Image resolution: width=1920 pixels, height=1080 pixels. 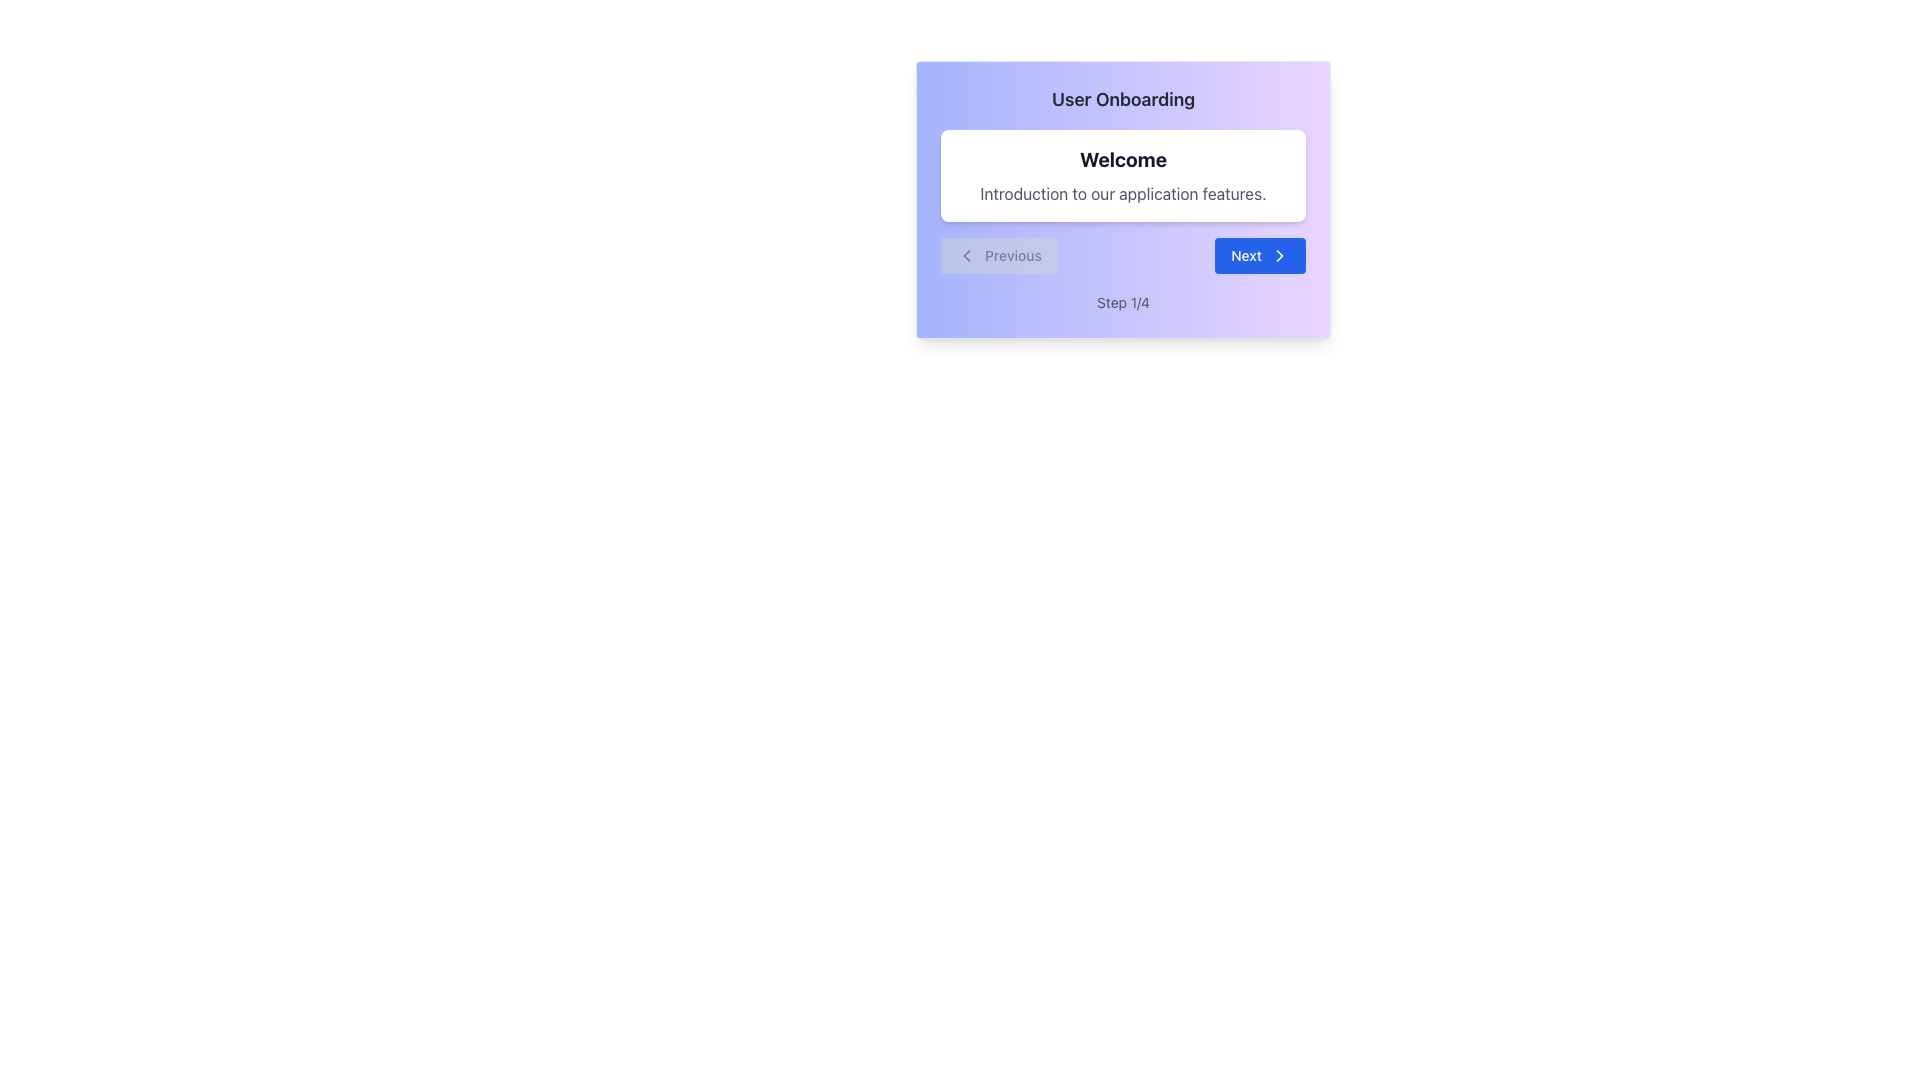 What do you see at coordinates (1123, 302) in the screenshot?
I see `the text segment displaying 'Step 1/4', which is a small gray font part of the progress indication located centrally below the 'Previous' and 'Next' buttons in the modal interface` at bounding box center [1123, 302].